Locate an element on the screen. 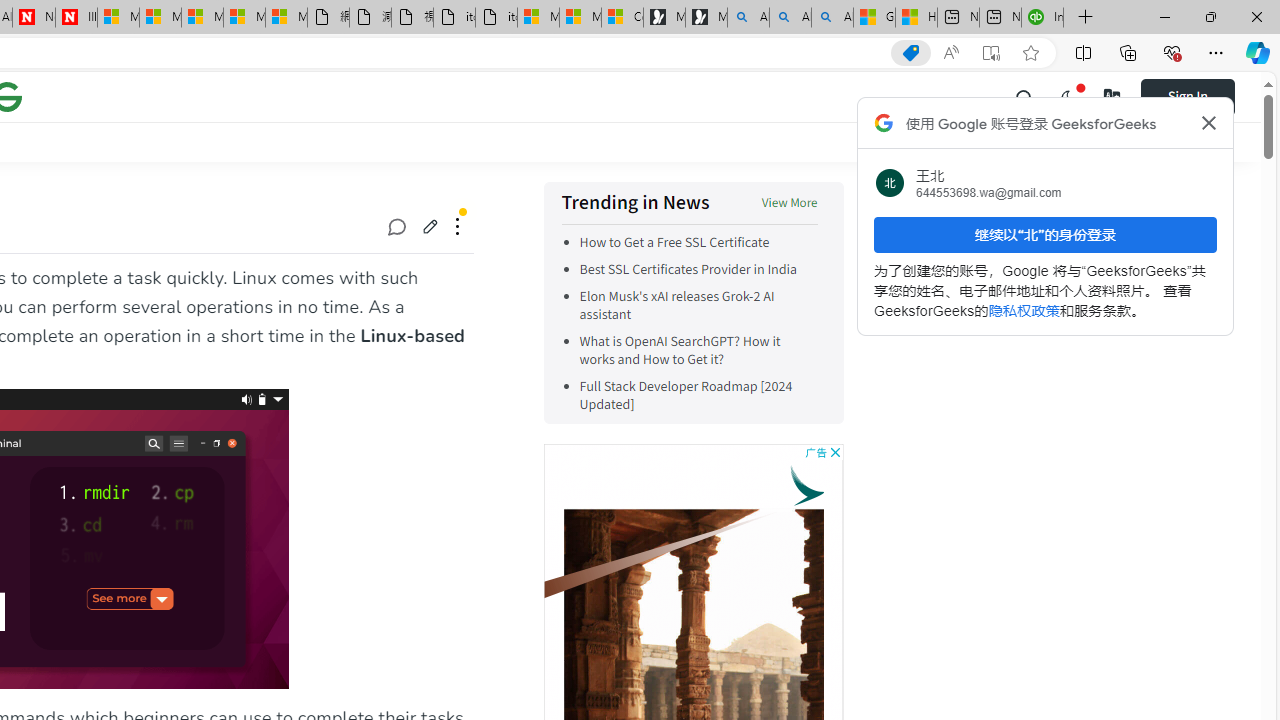 The image size is (1280, 720). 'How to Get a Free SSL Certificate' is located at coordinates (698, 242).